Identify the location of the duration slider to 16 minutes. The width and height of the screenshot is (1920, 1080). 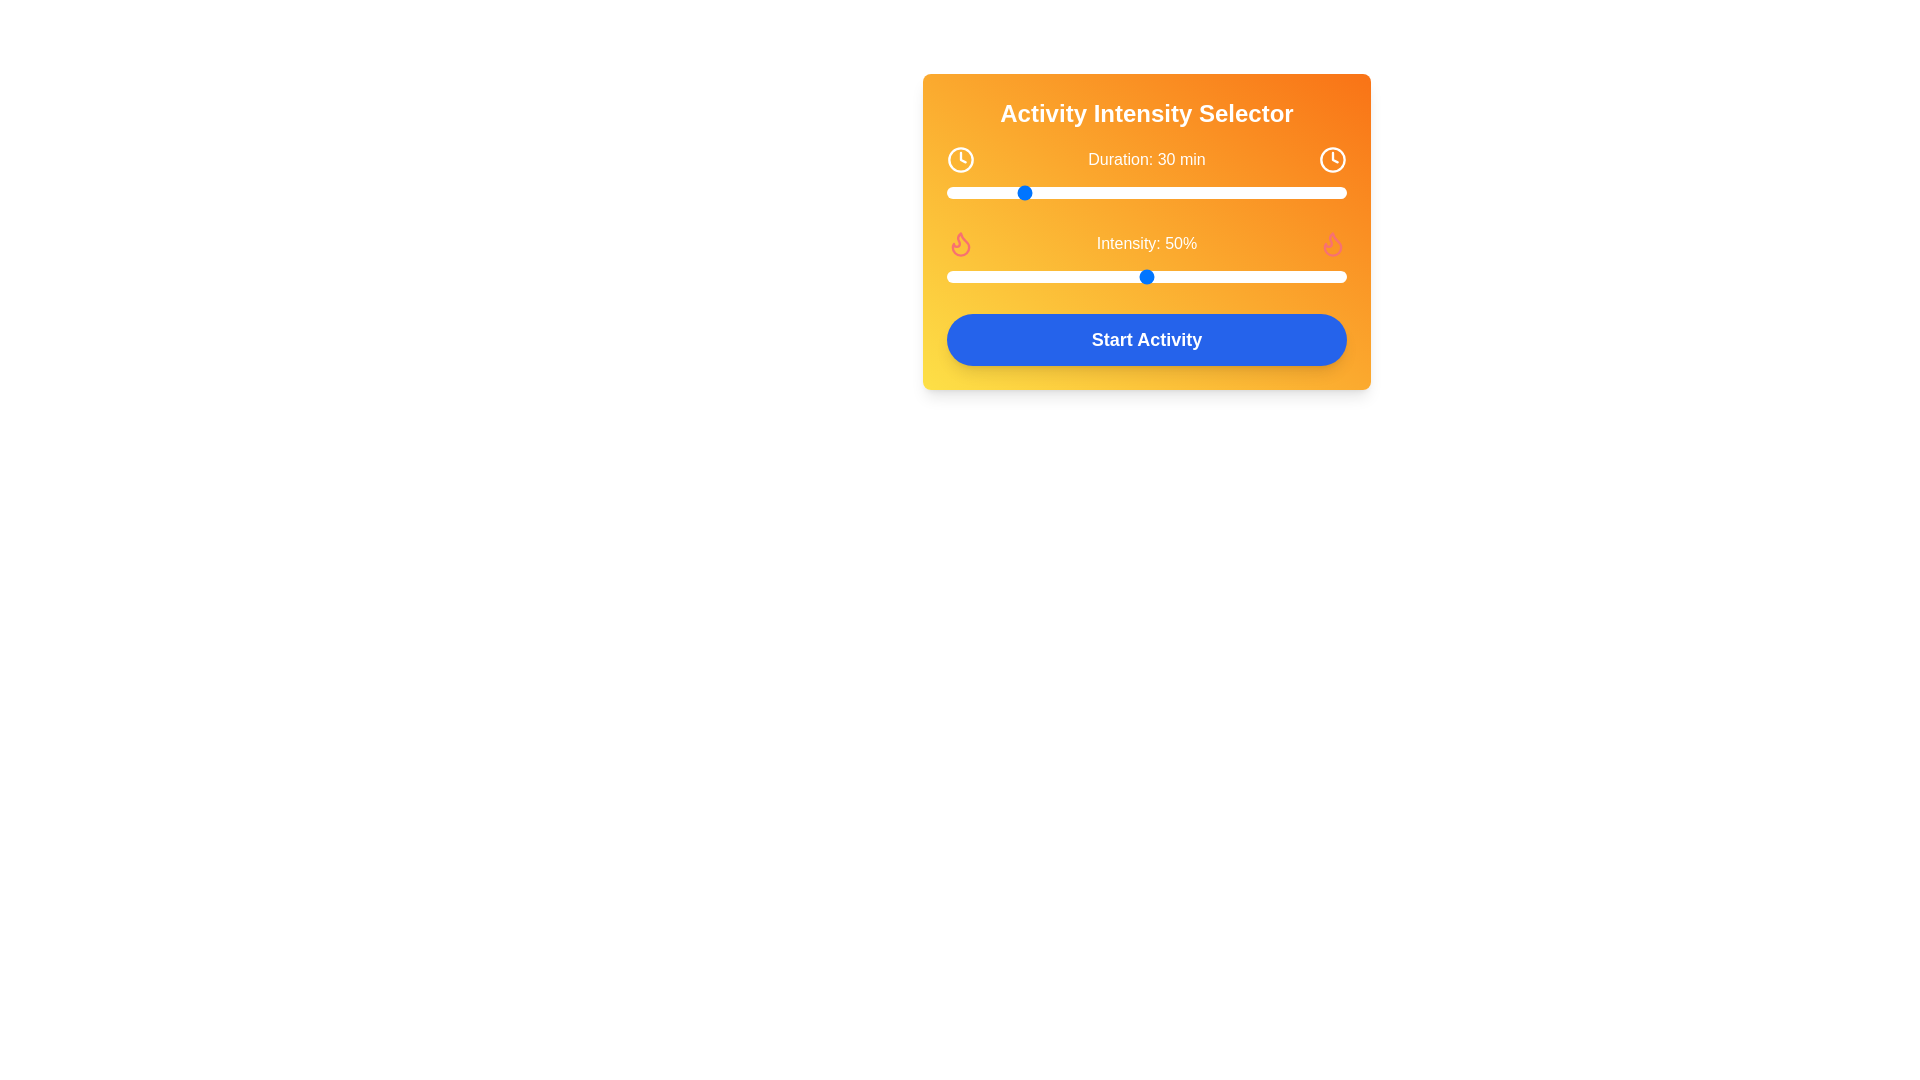
(968, 192).